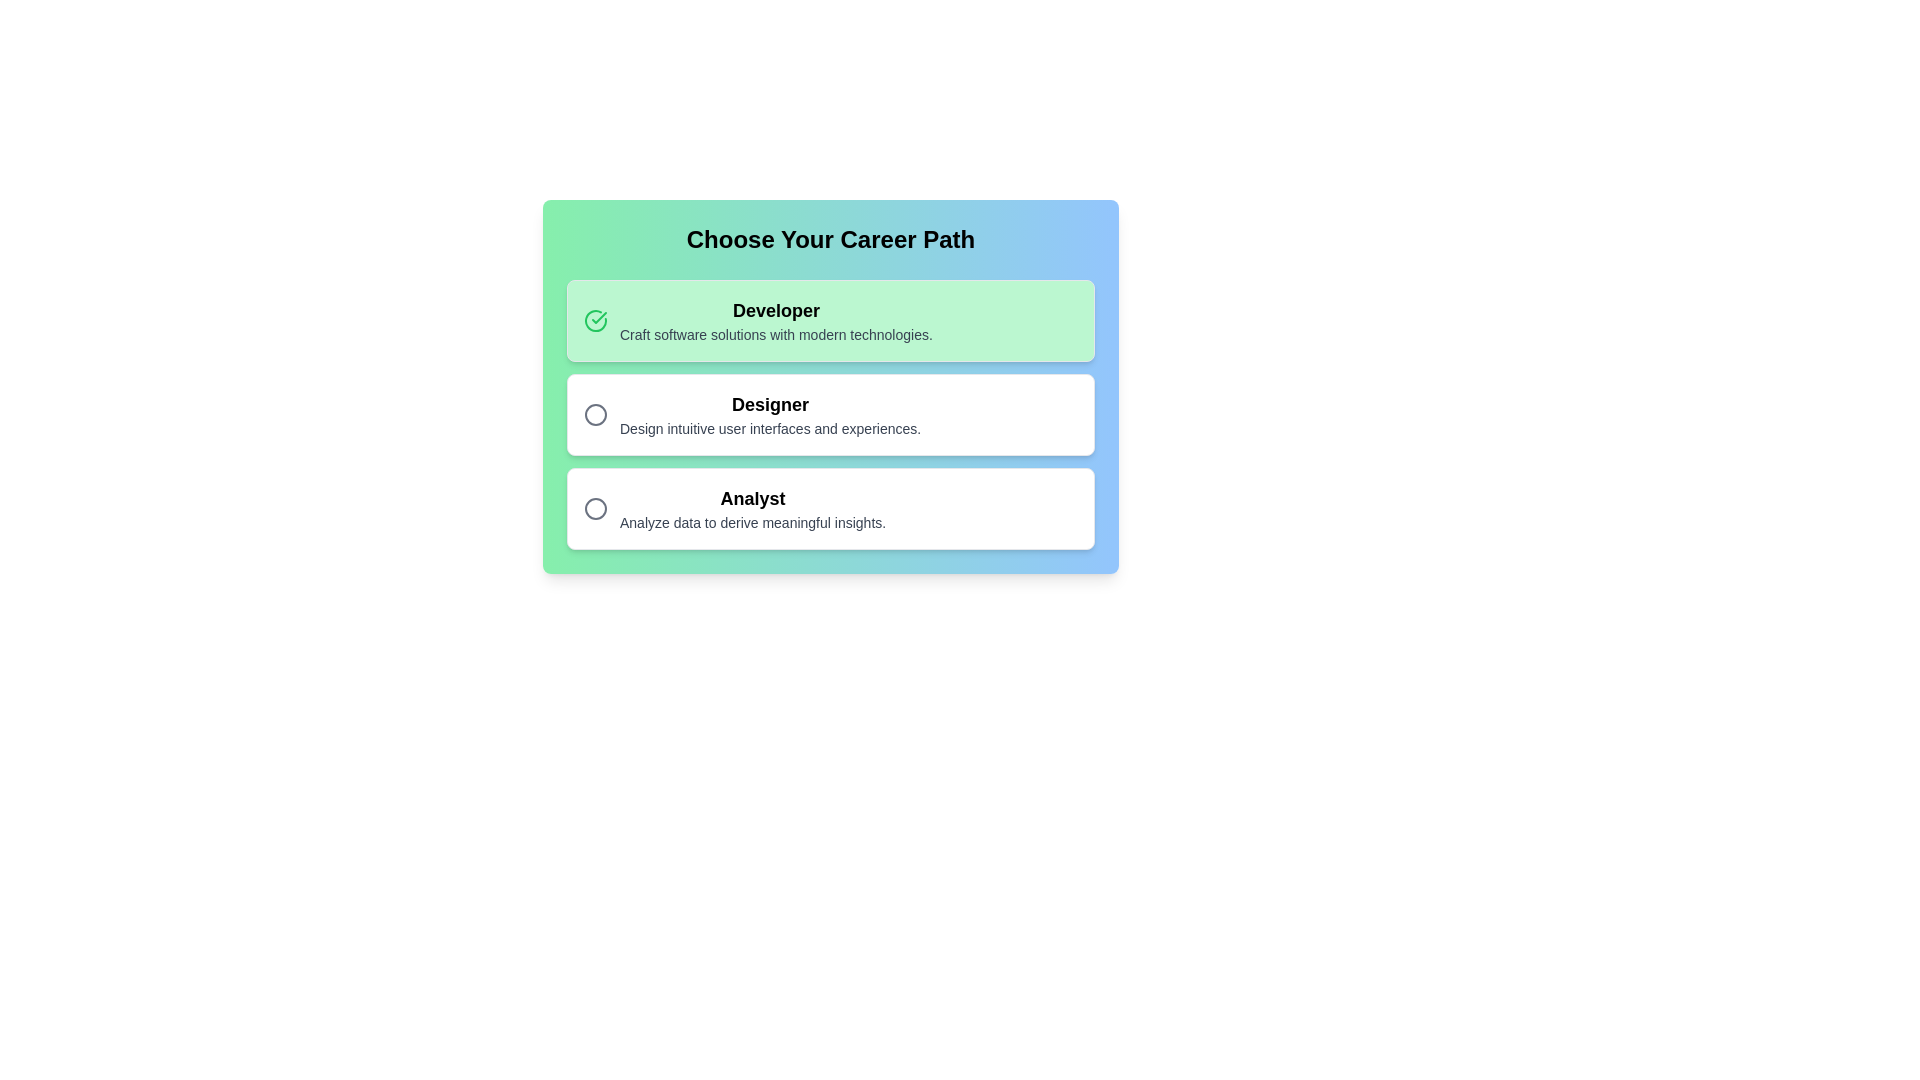 This screenshot has width=1920, height=1080. I want to click on the first Option card in the career paths list, so click(830, 319).